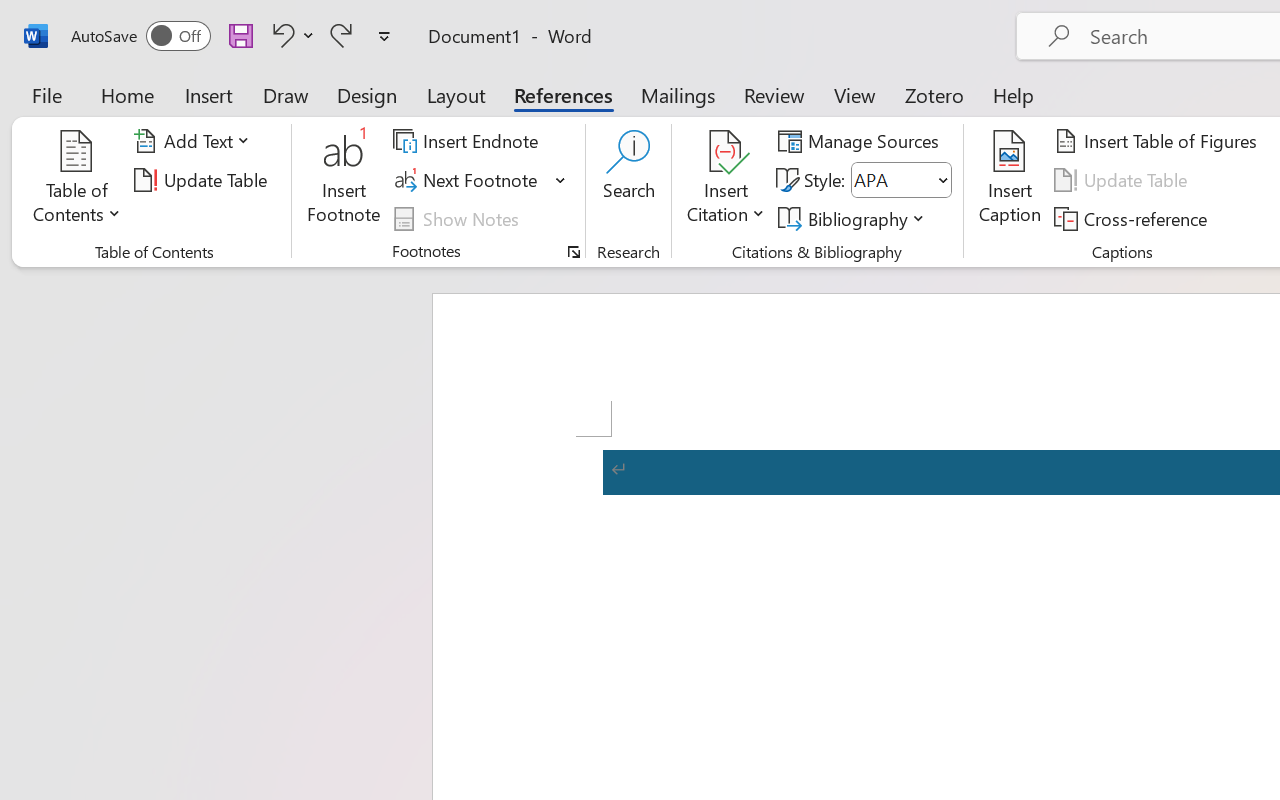 Image resolution: width=1280 pixels, height=800 pixels. What do you see at coordinates (855, 218) in the screenshot?
I see `'Bibliography'` at bounding box center [855, 218].